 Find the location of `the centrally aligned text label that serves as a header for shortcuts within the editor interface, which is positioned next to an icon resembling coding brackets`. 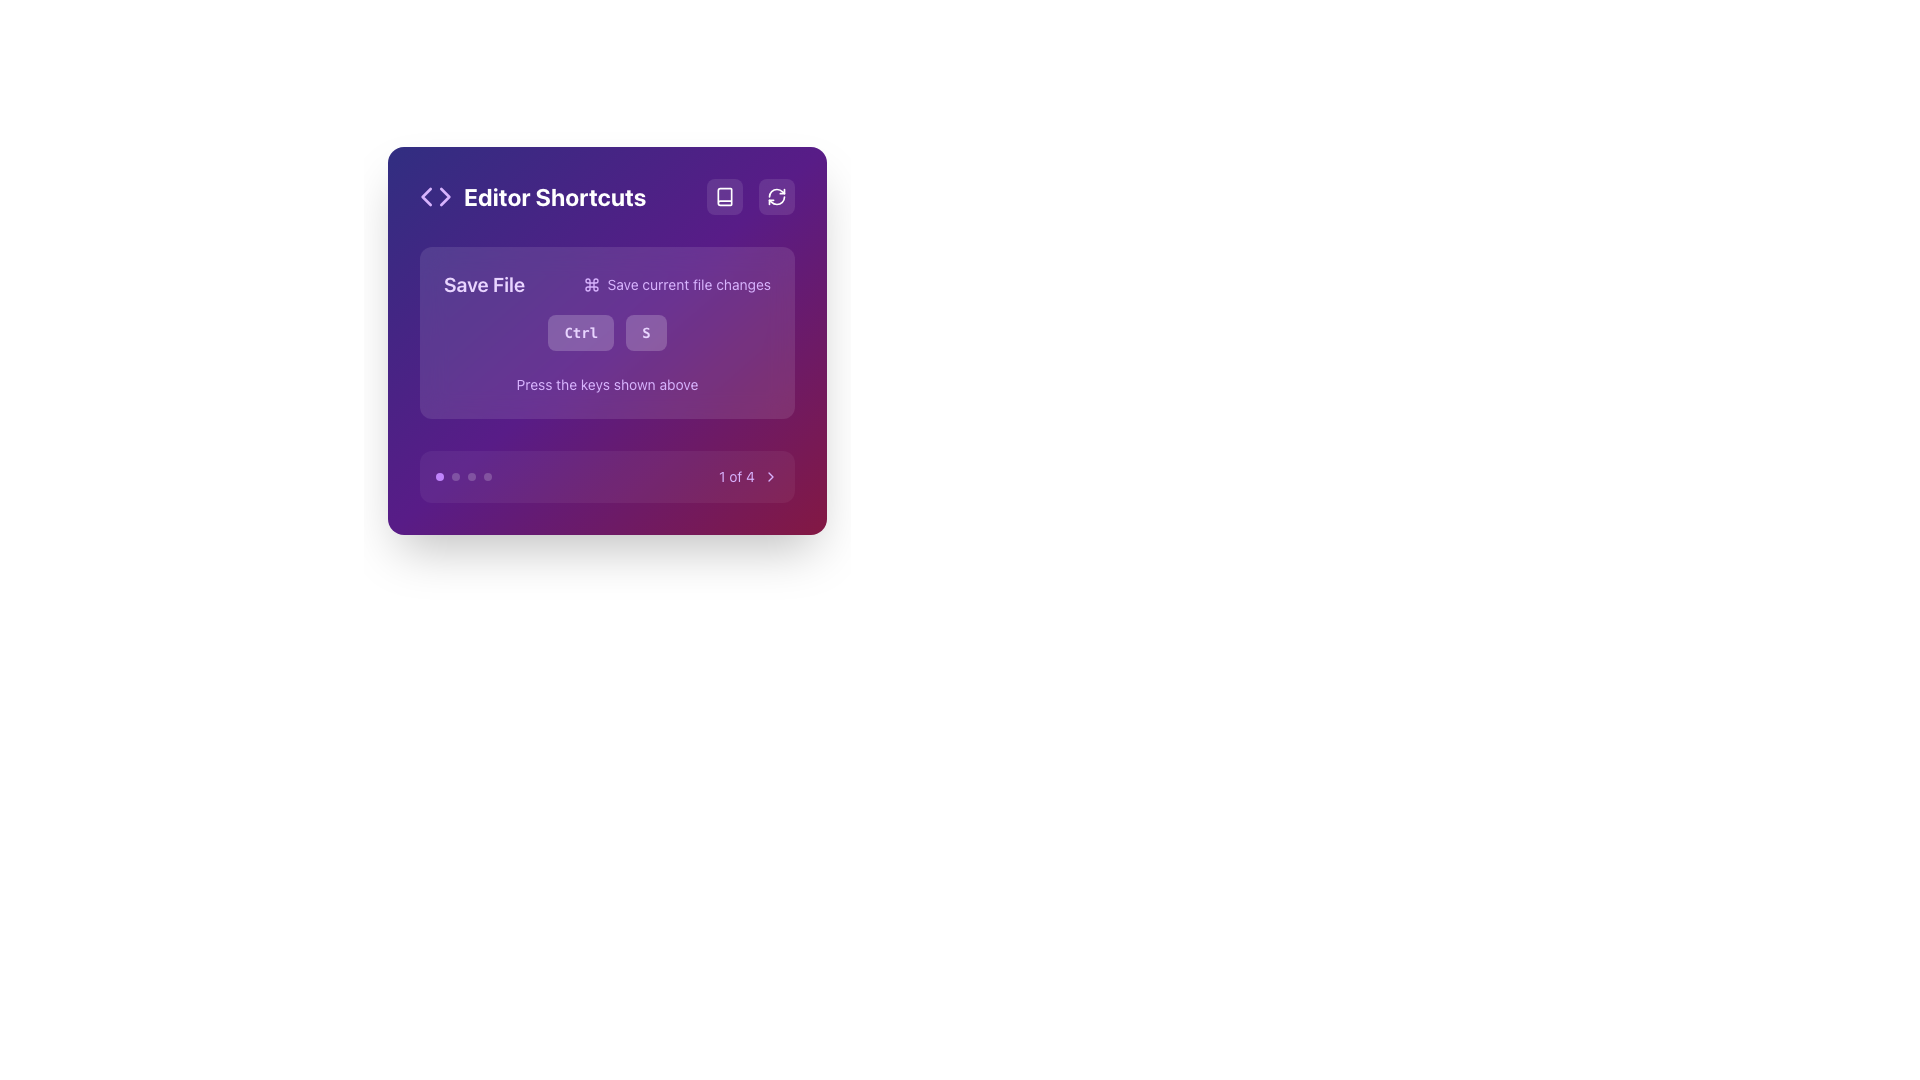

the centrally aligned text label that serves as a header for shortcuts within the editor interface, which is positioned next to an icon resembling coding brackets is located at coordinates (555, 196).